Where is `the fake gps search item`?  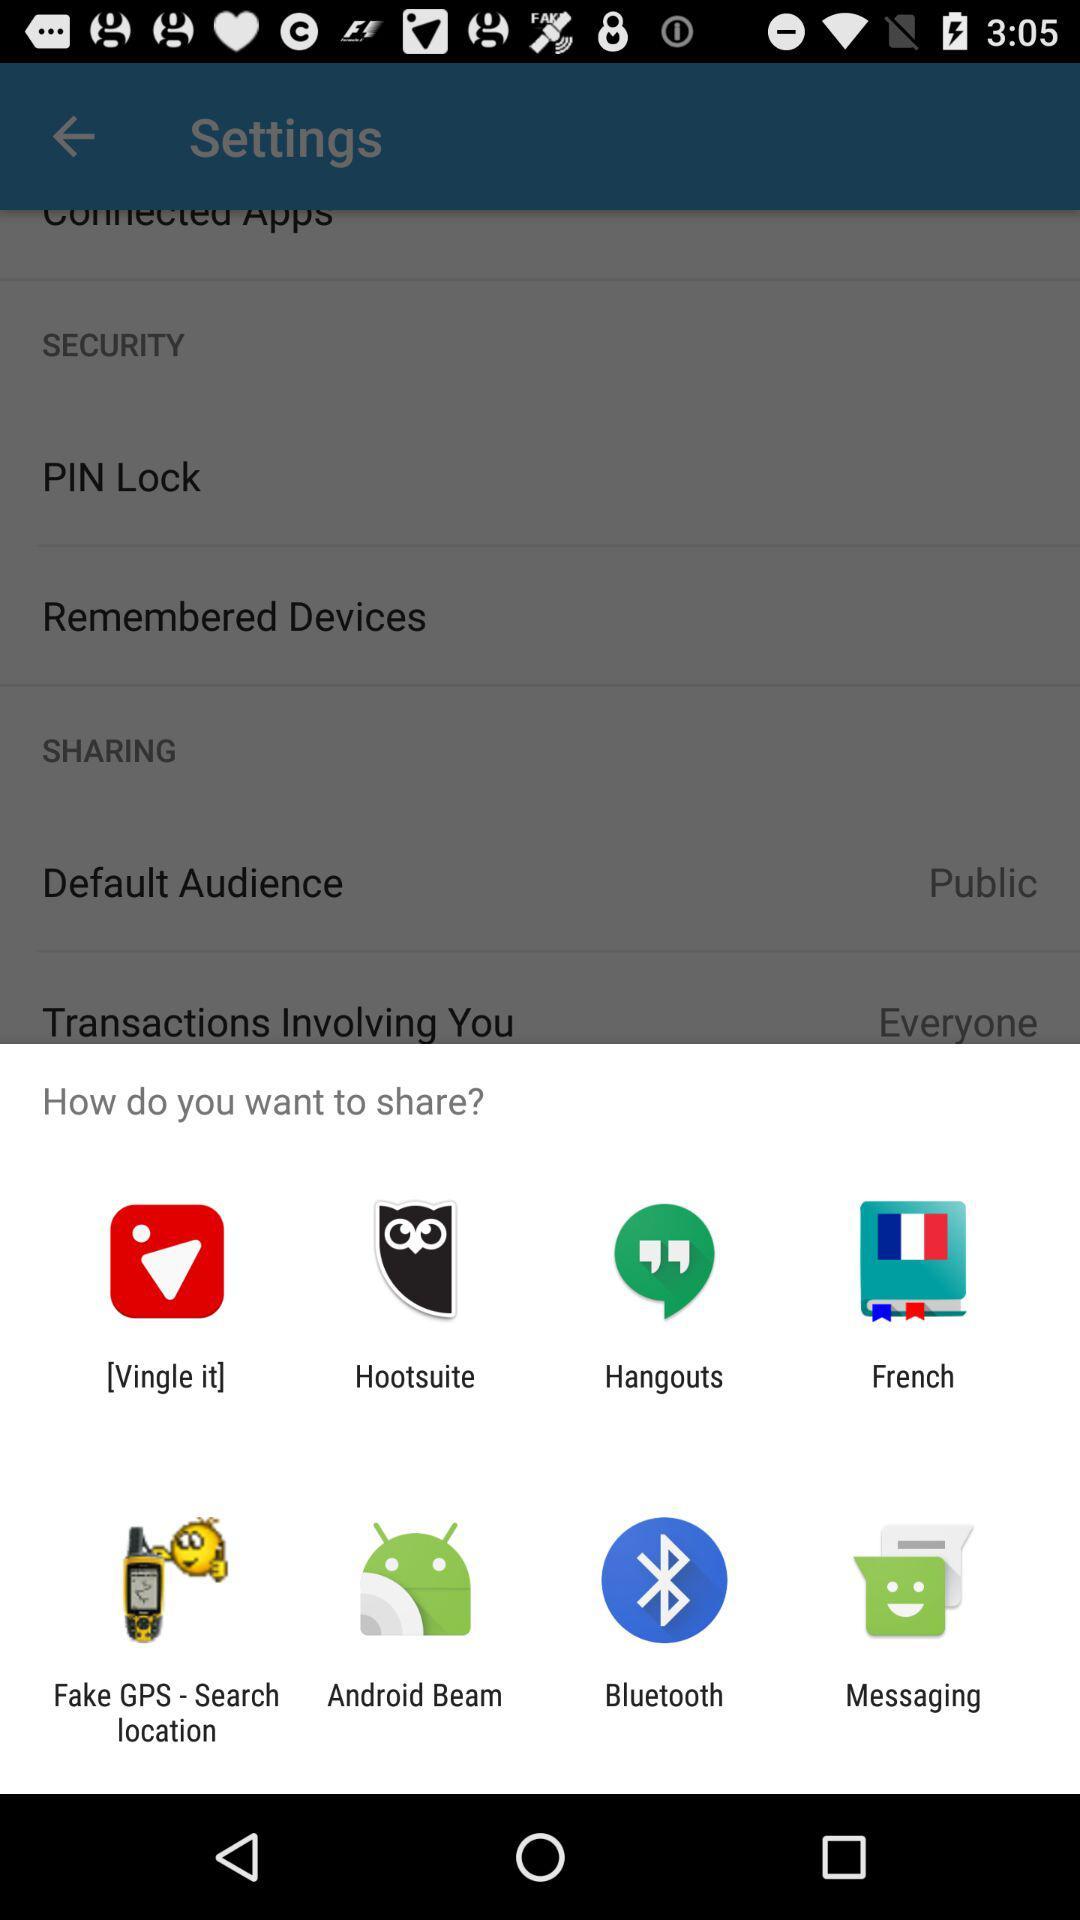
the fake gps search item is located at coordinates (165, 1711).